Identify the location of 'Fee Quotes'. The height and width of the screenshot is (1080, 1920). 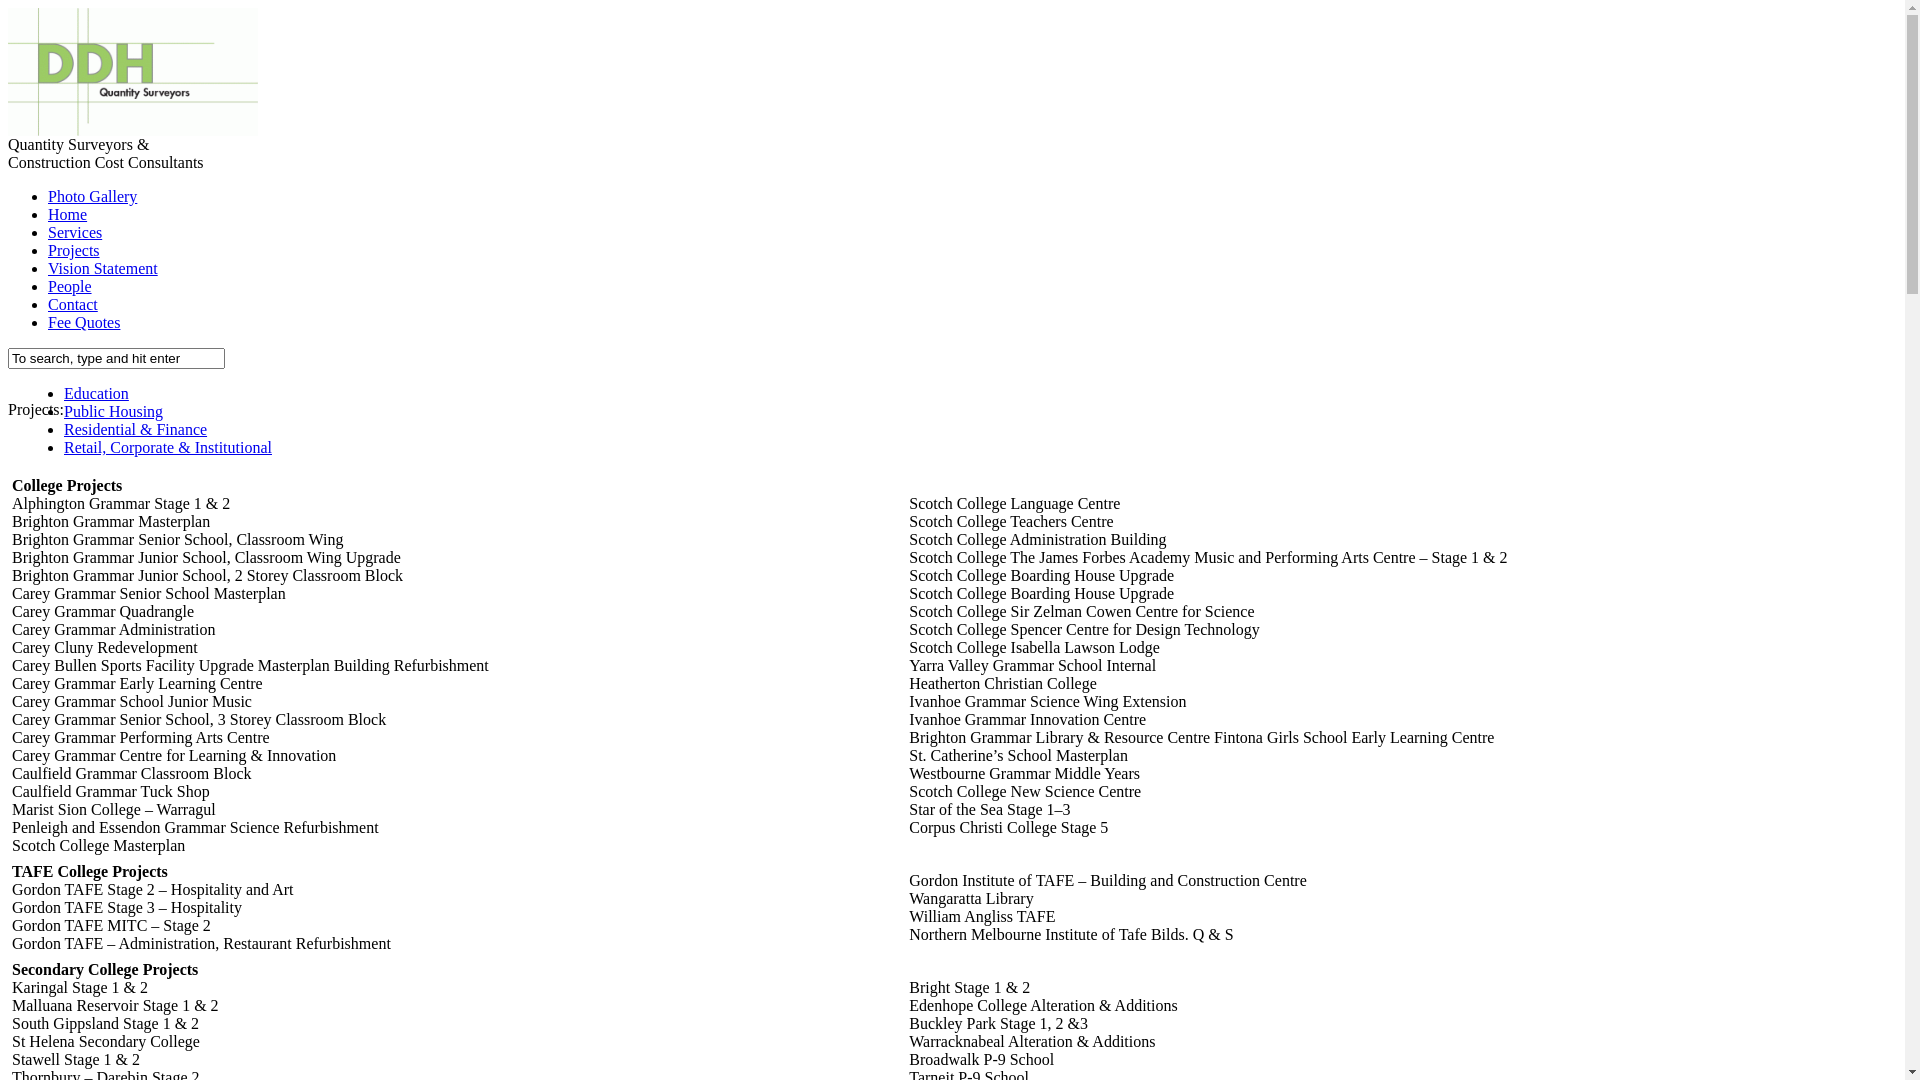
(82, 321).